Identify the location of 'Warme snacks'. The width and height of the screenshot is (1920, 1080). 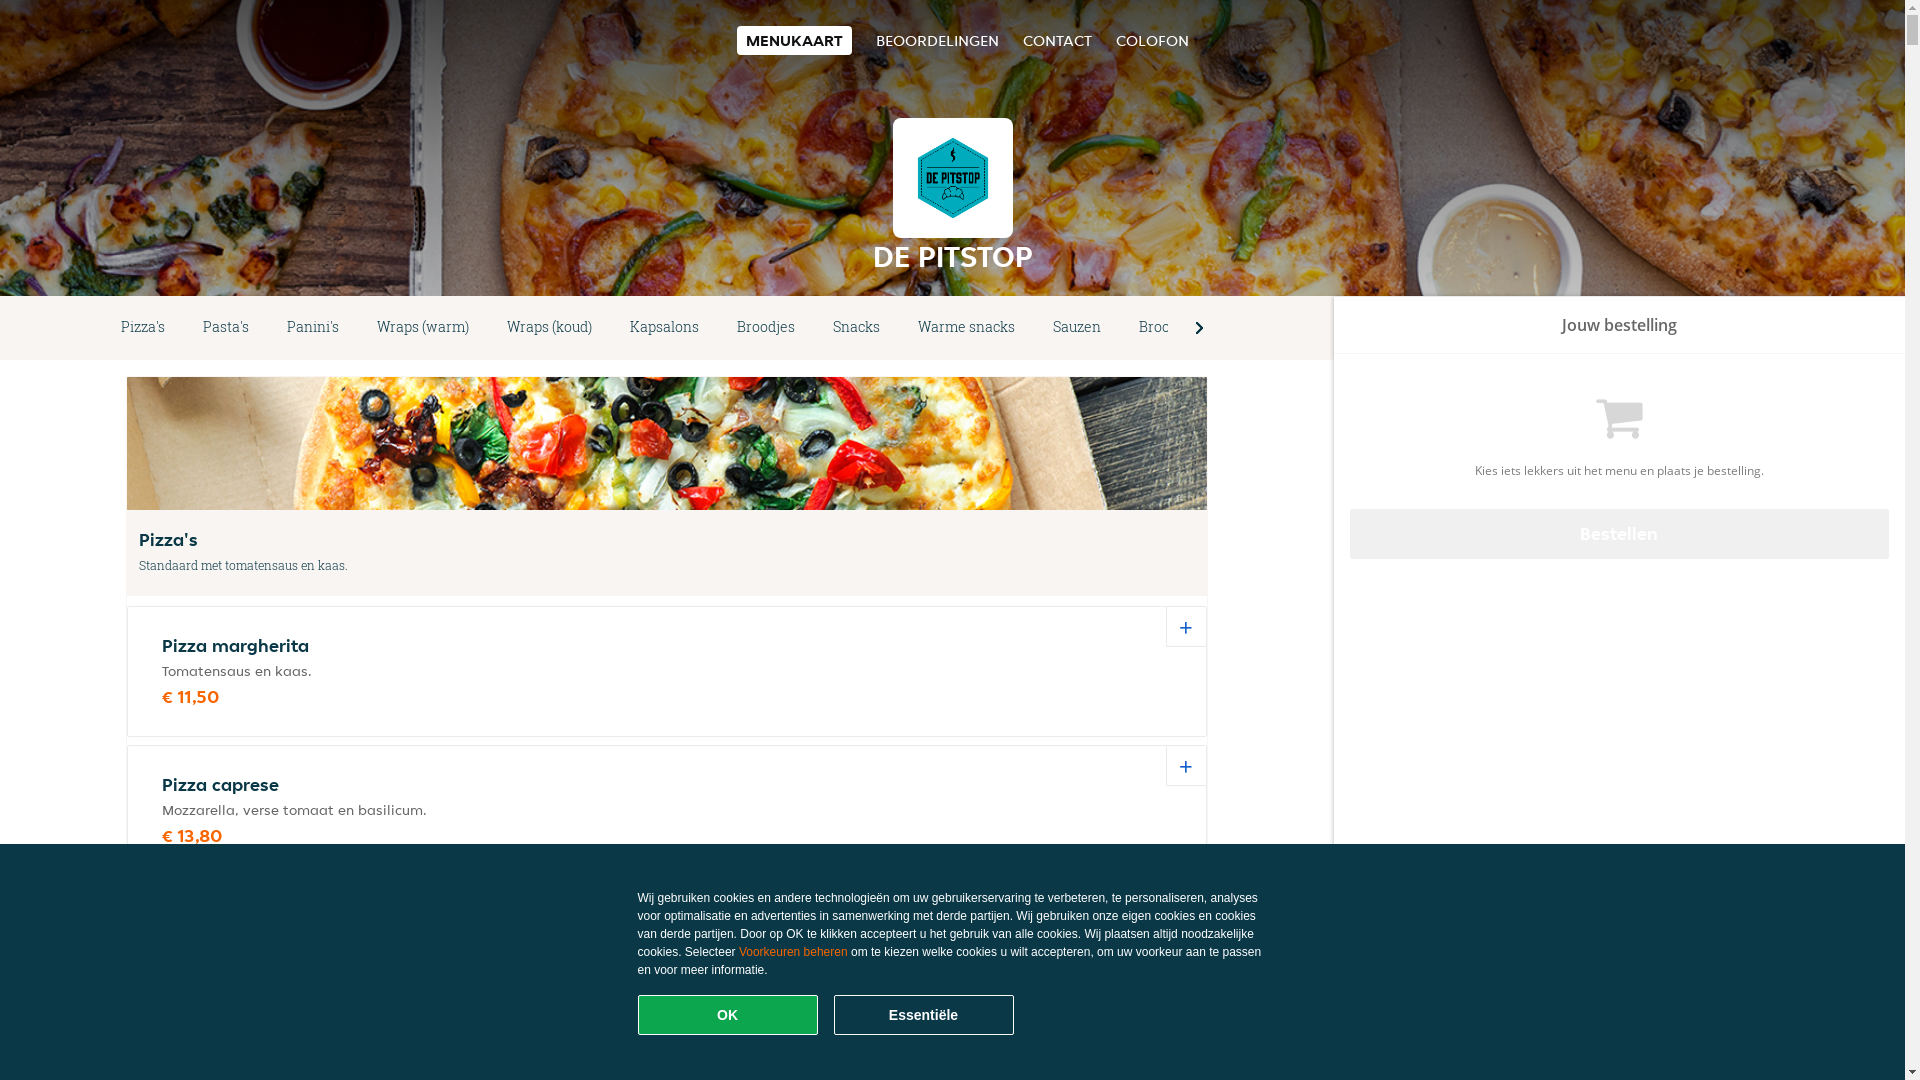
(966, 326).